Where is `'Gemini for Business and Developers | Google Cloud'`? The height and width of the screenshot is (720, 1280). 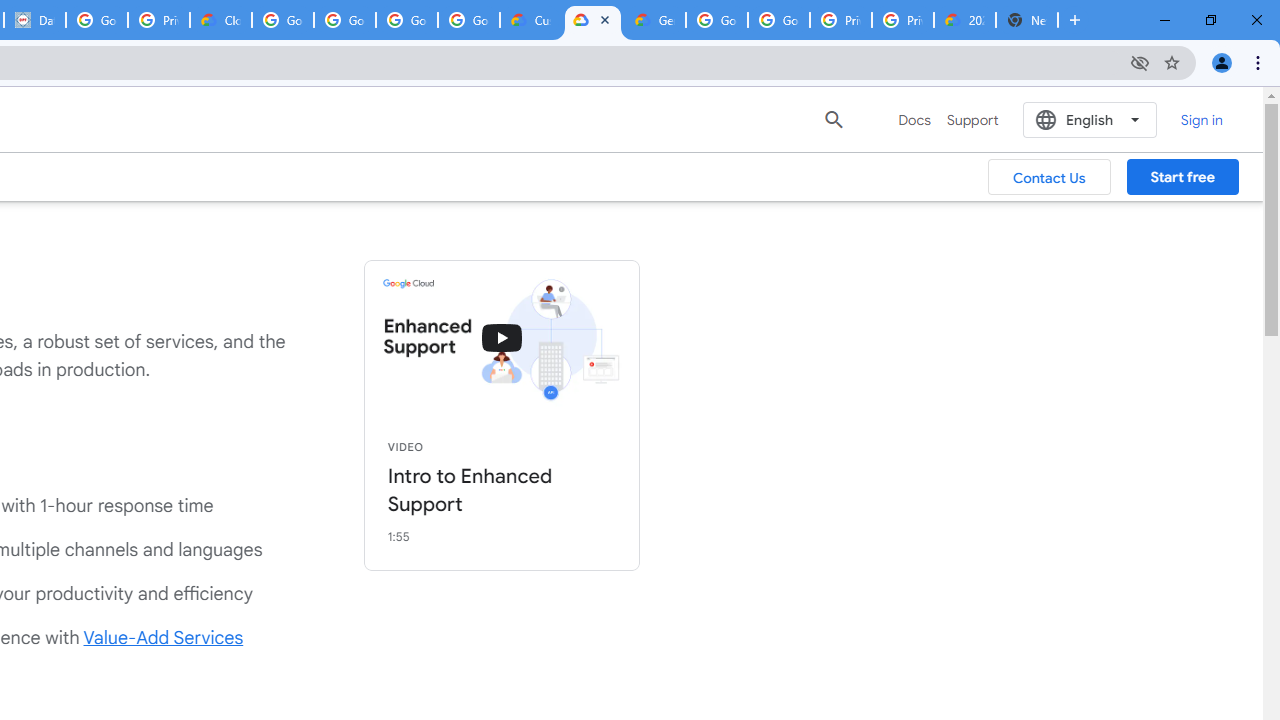
'Gemini for Business and Developers | Google Cloud' is located at coordinates (654, 20).